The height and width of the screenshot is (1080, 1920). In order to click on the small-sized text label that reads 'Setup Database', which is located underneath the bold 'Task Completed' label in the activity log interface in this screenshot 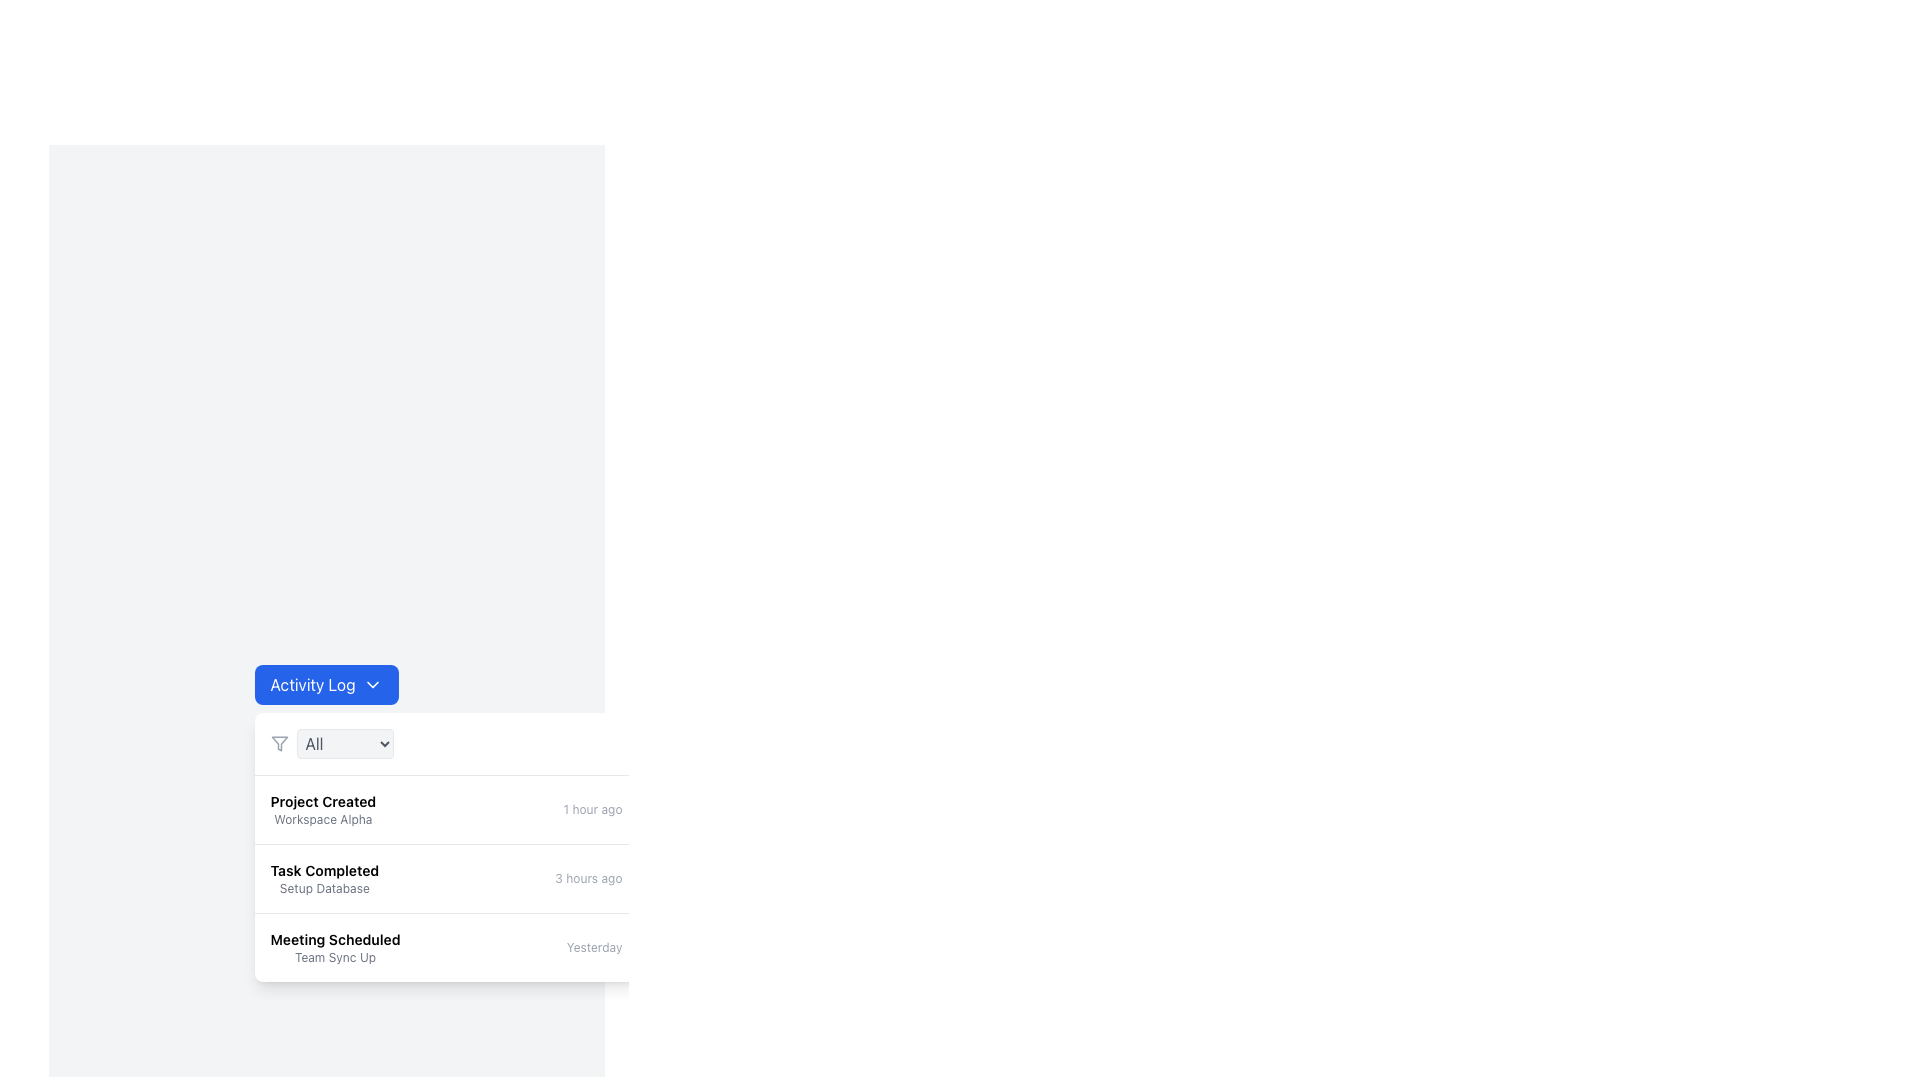, I will do `click(324, 887)`.